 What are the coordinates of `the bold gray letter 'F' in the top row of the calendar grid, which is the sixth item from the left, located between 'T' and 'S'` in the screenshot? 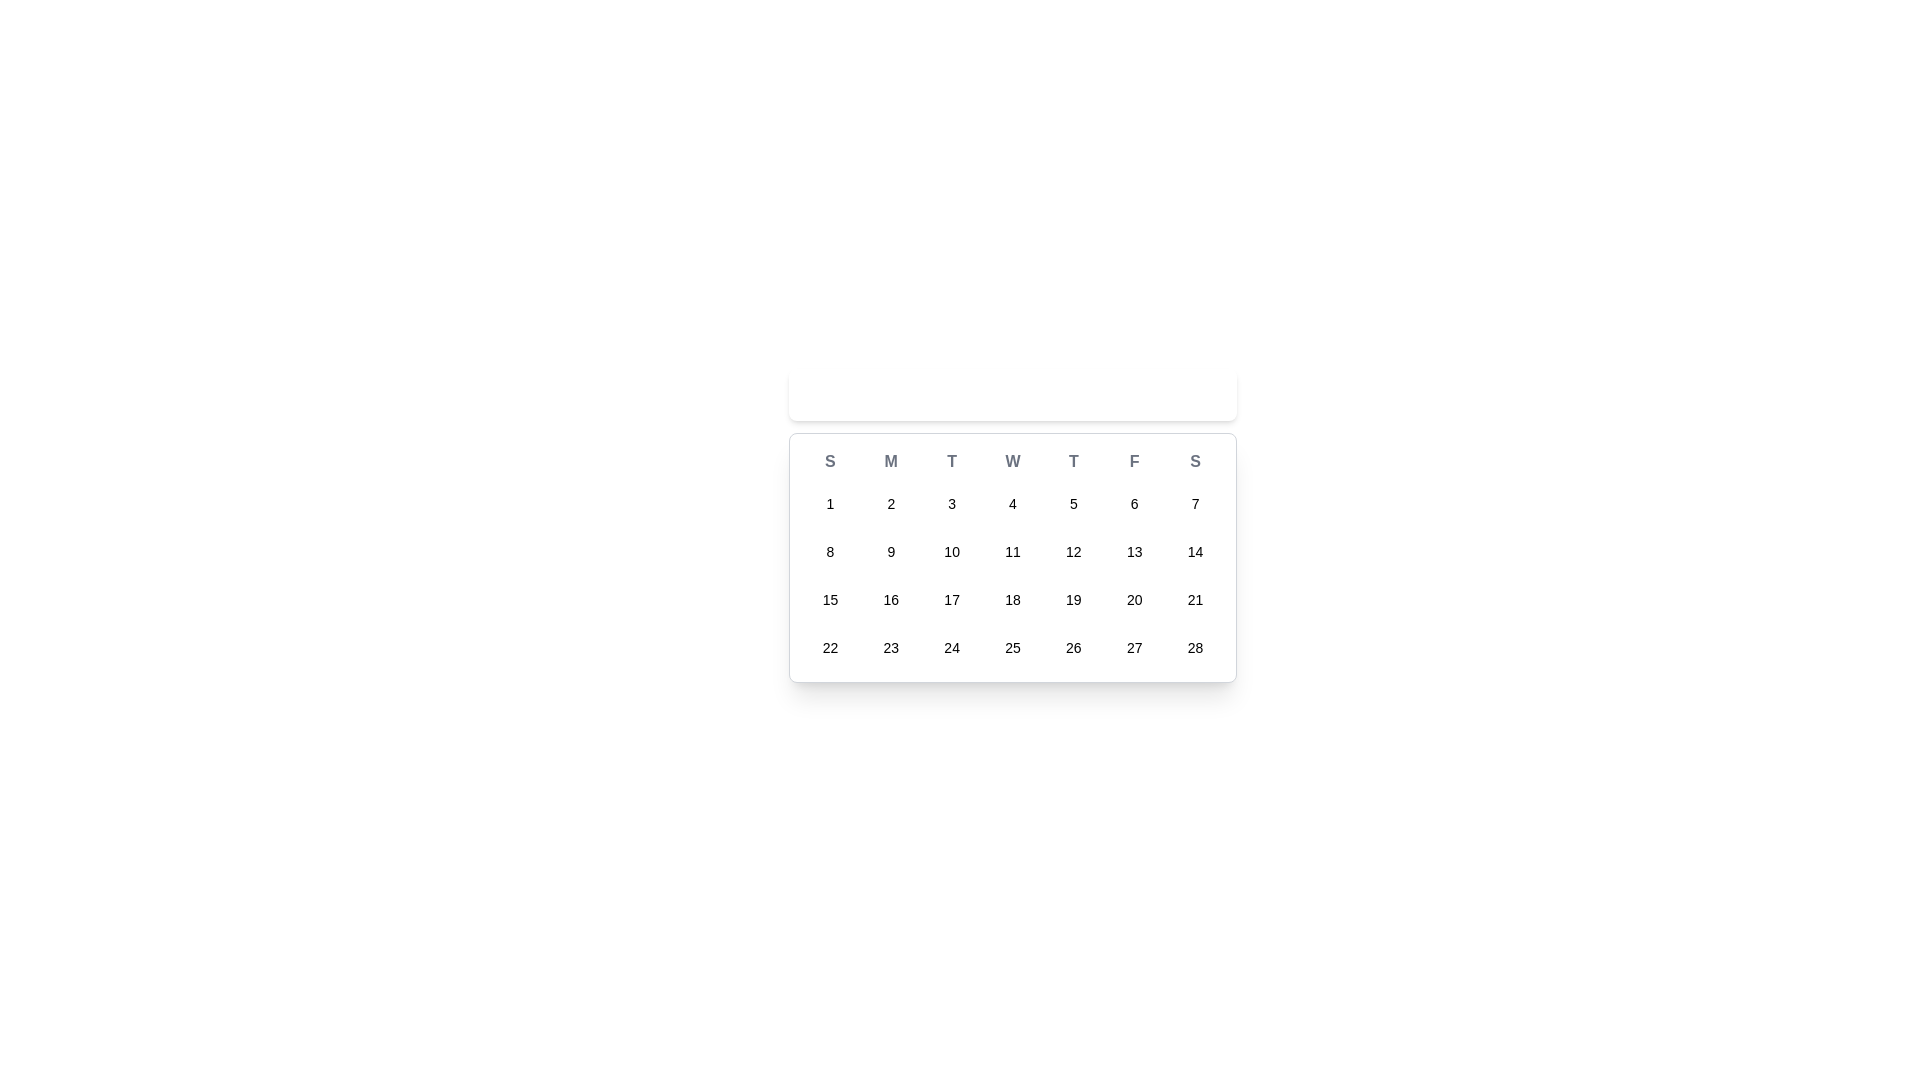 It's located at (1134, 462).